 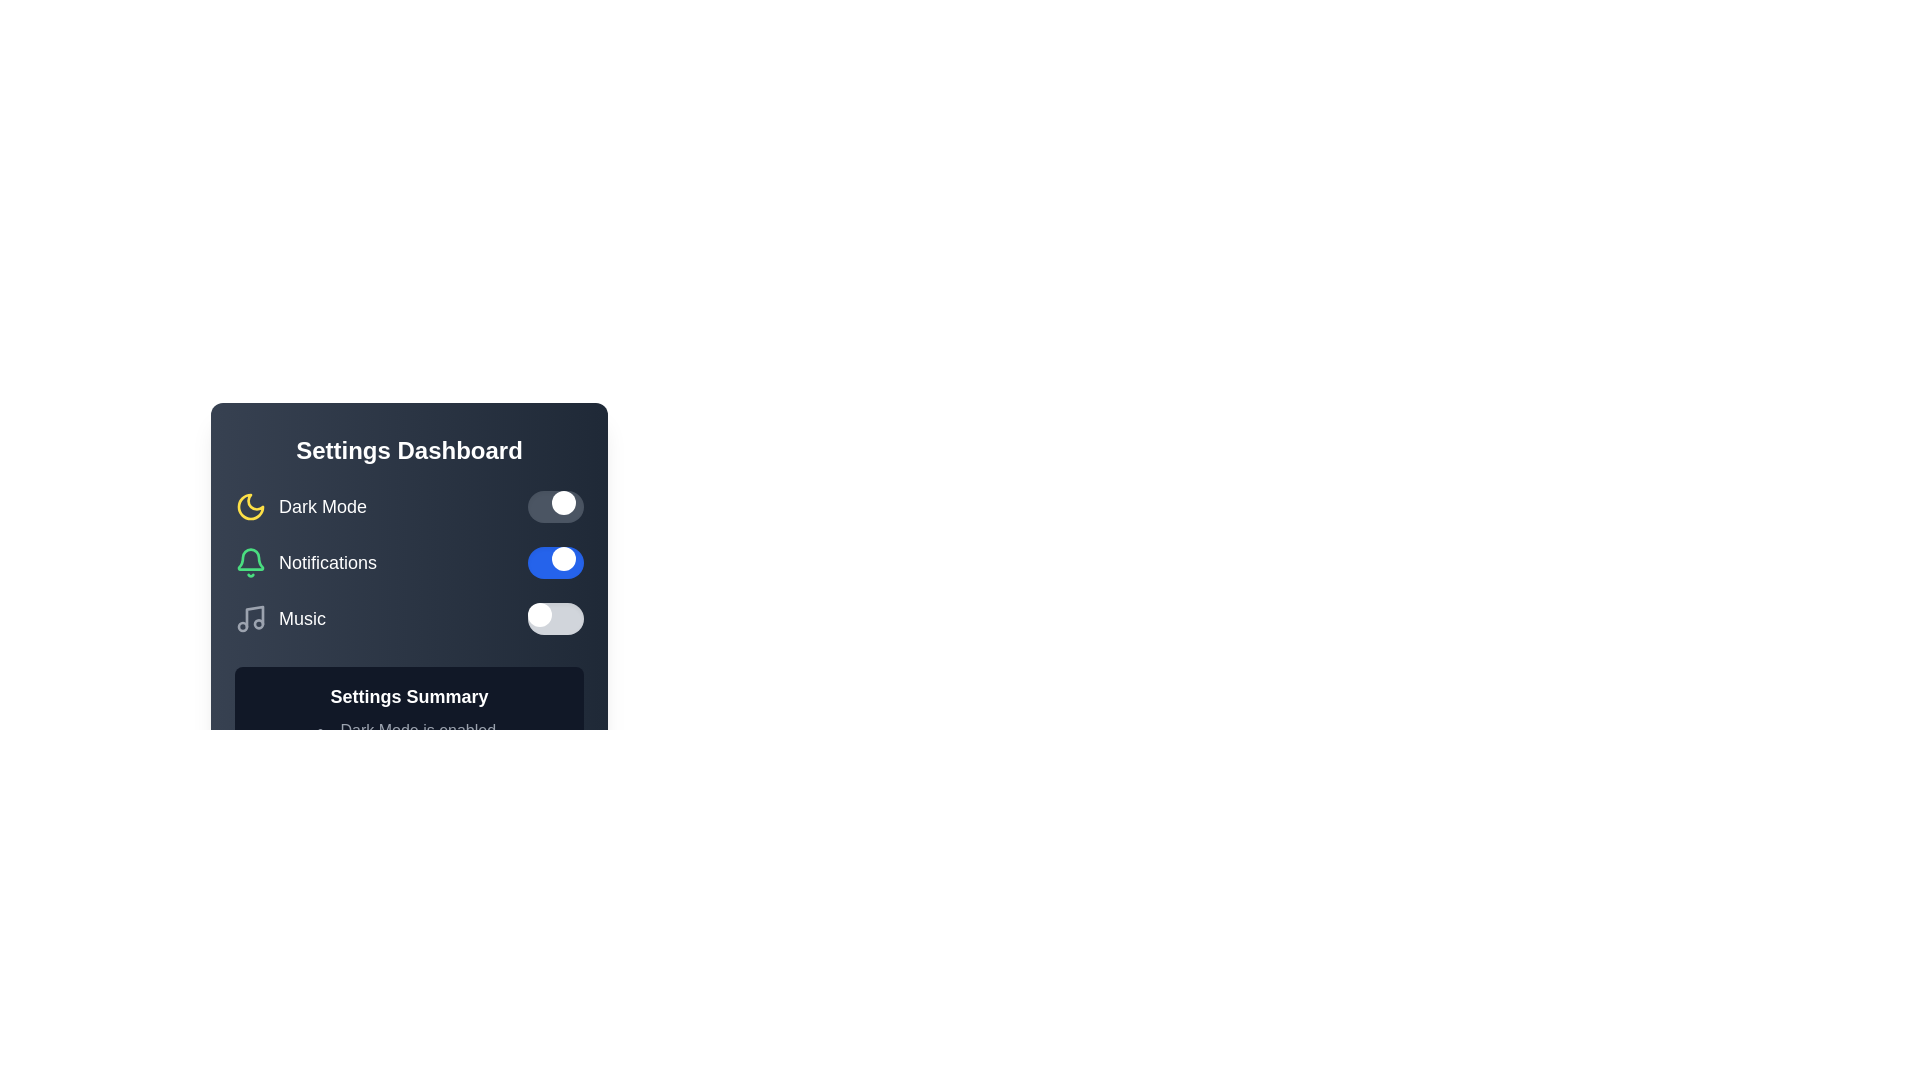 I want to click on the 'Notifications' Text Label with Icon, so click(x=305, y=563).